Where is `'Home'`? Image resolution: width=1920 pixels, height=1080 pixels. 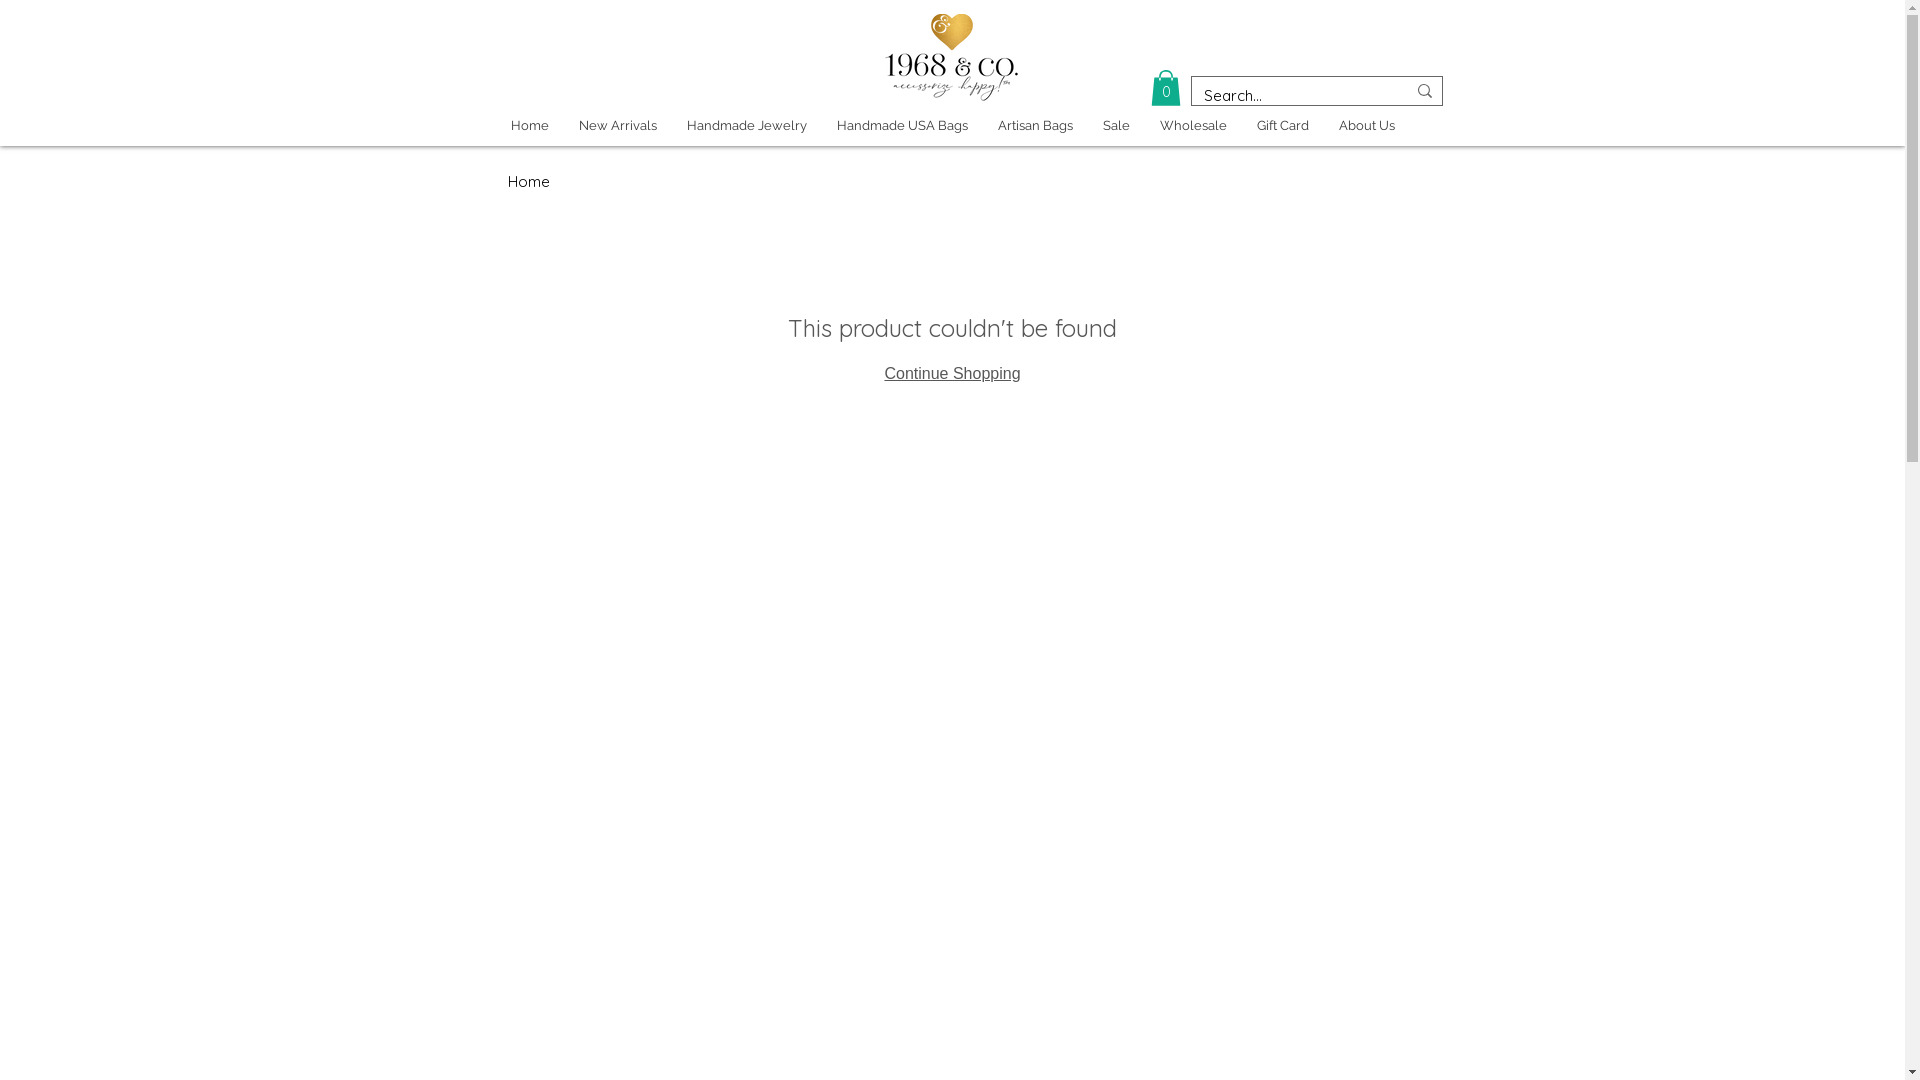
'Home' is located at coordinates (529, 126).